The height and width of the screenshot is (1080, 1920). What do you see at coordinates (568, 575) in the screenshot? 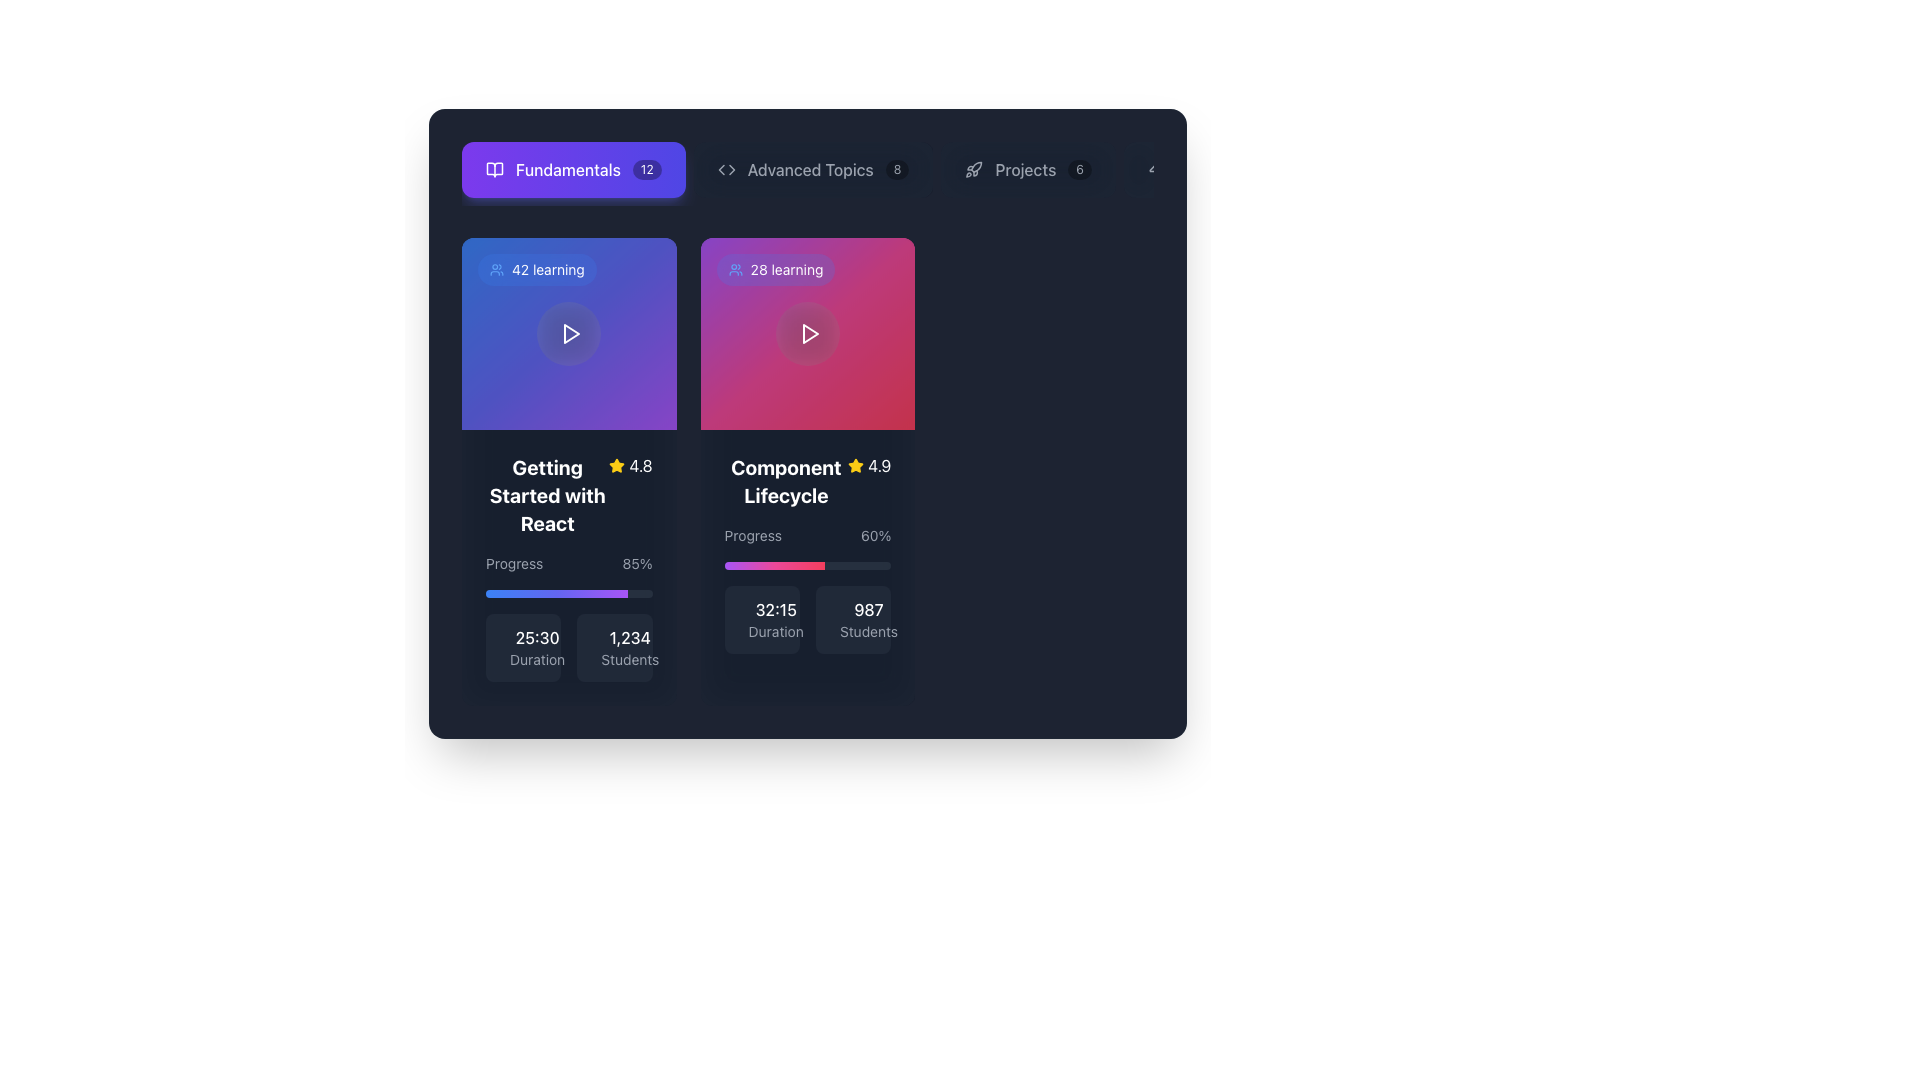
I see `the progress bar labeled 'Progress' with the percentage '85%'` at bounding box center [568, 575].